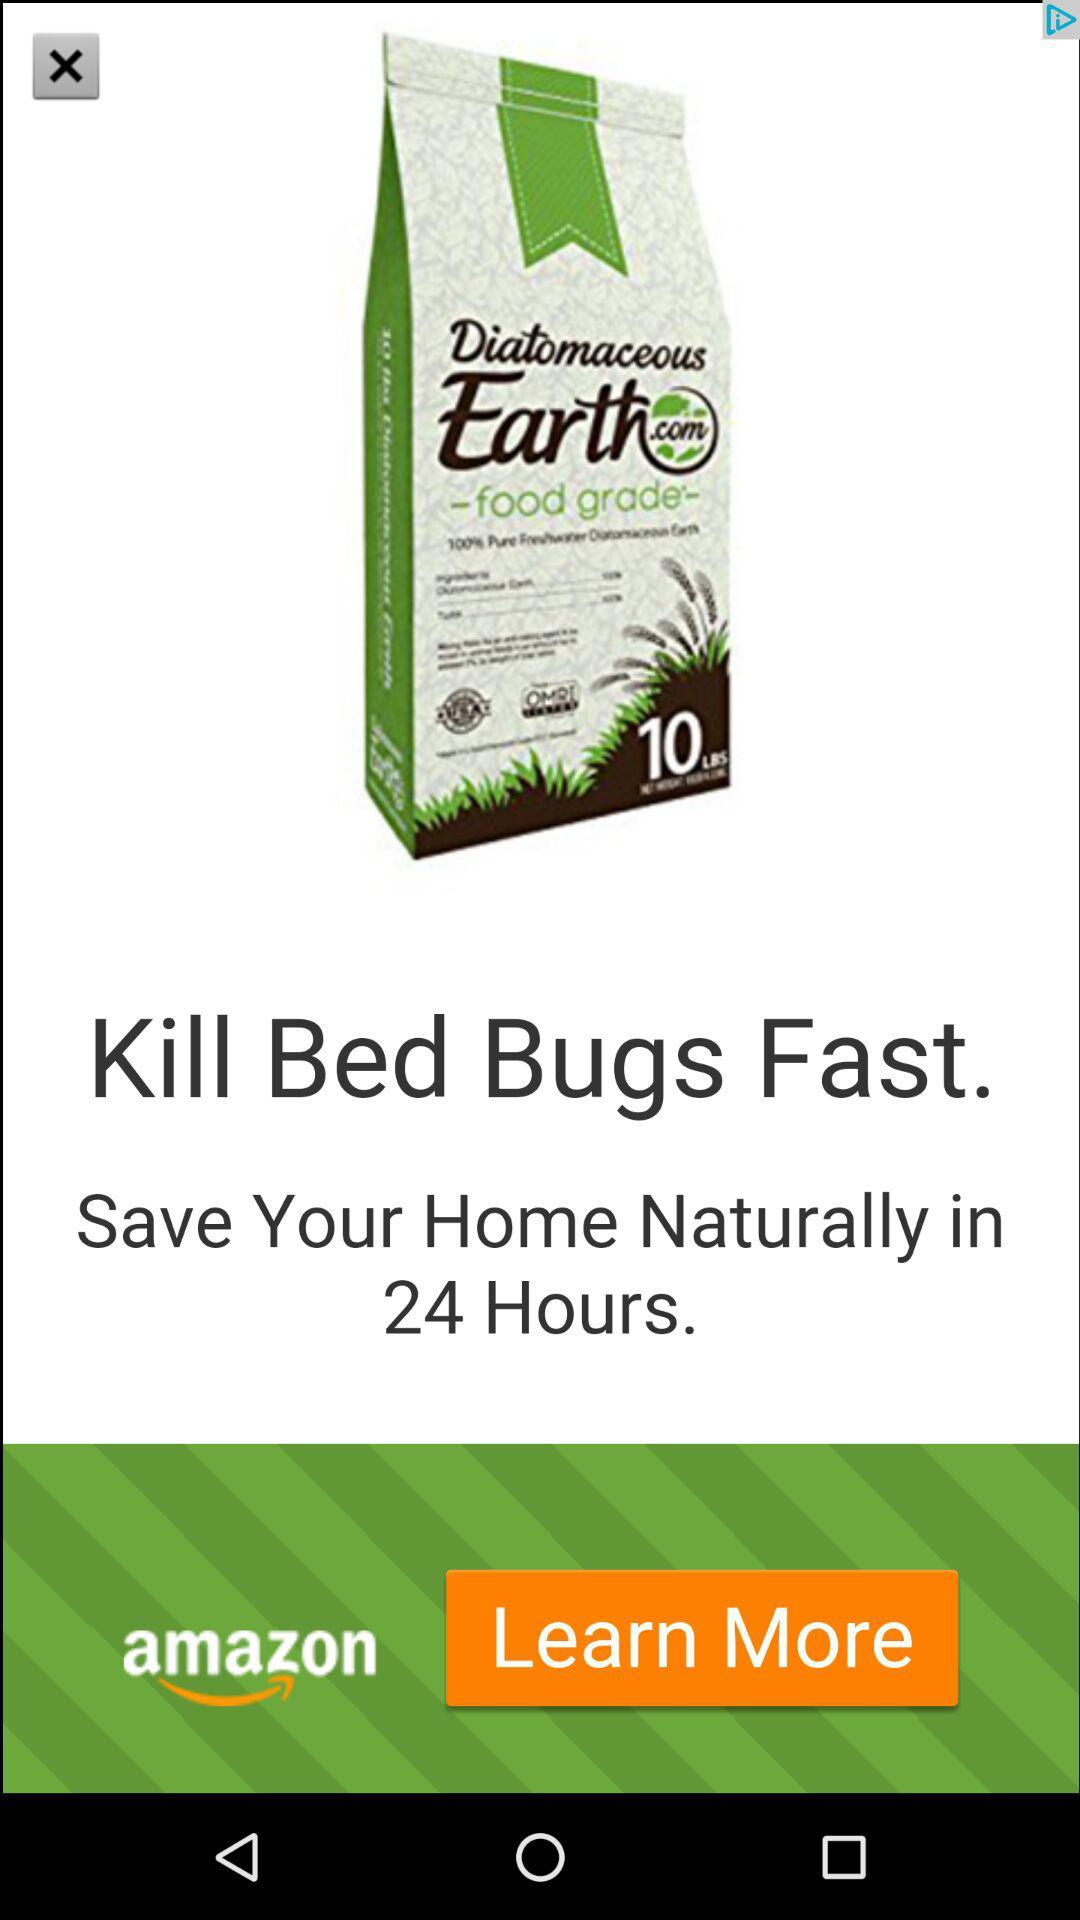  Describe the element at coordinates (64, 70) in the screenshot. I see `the close icon` at that location.